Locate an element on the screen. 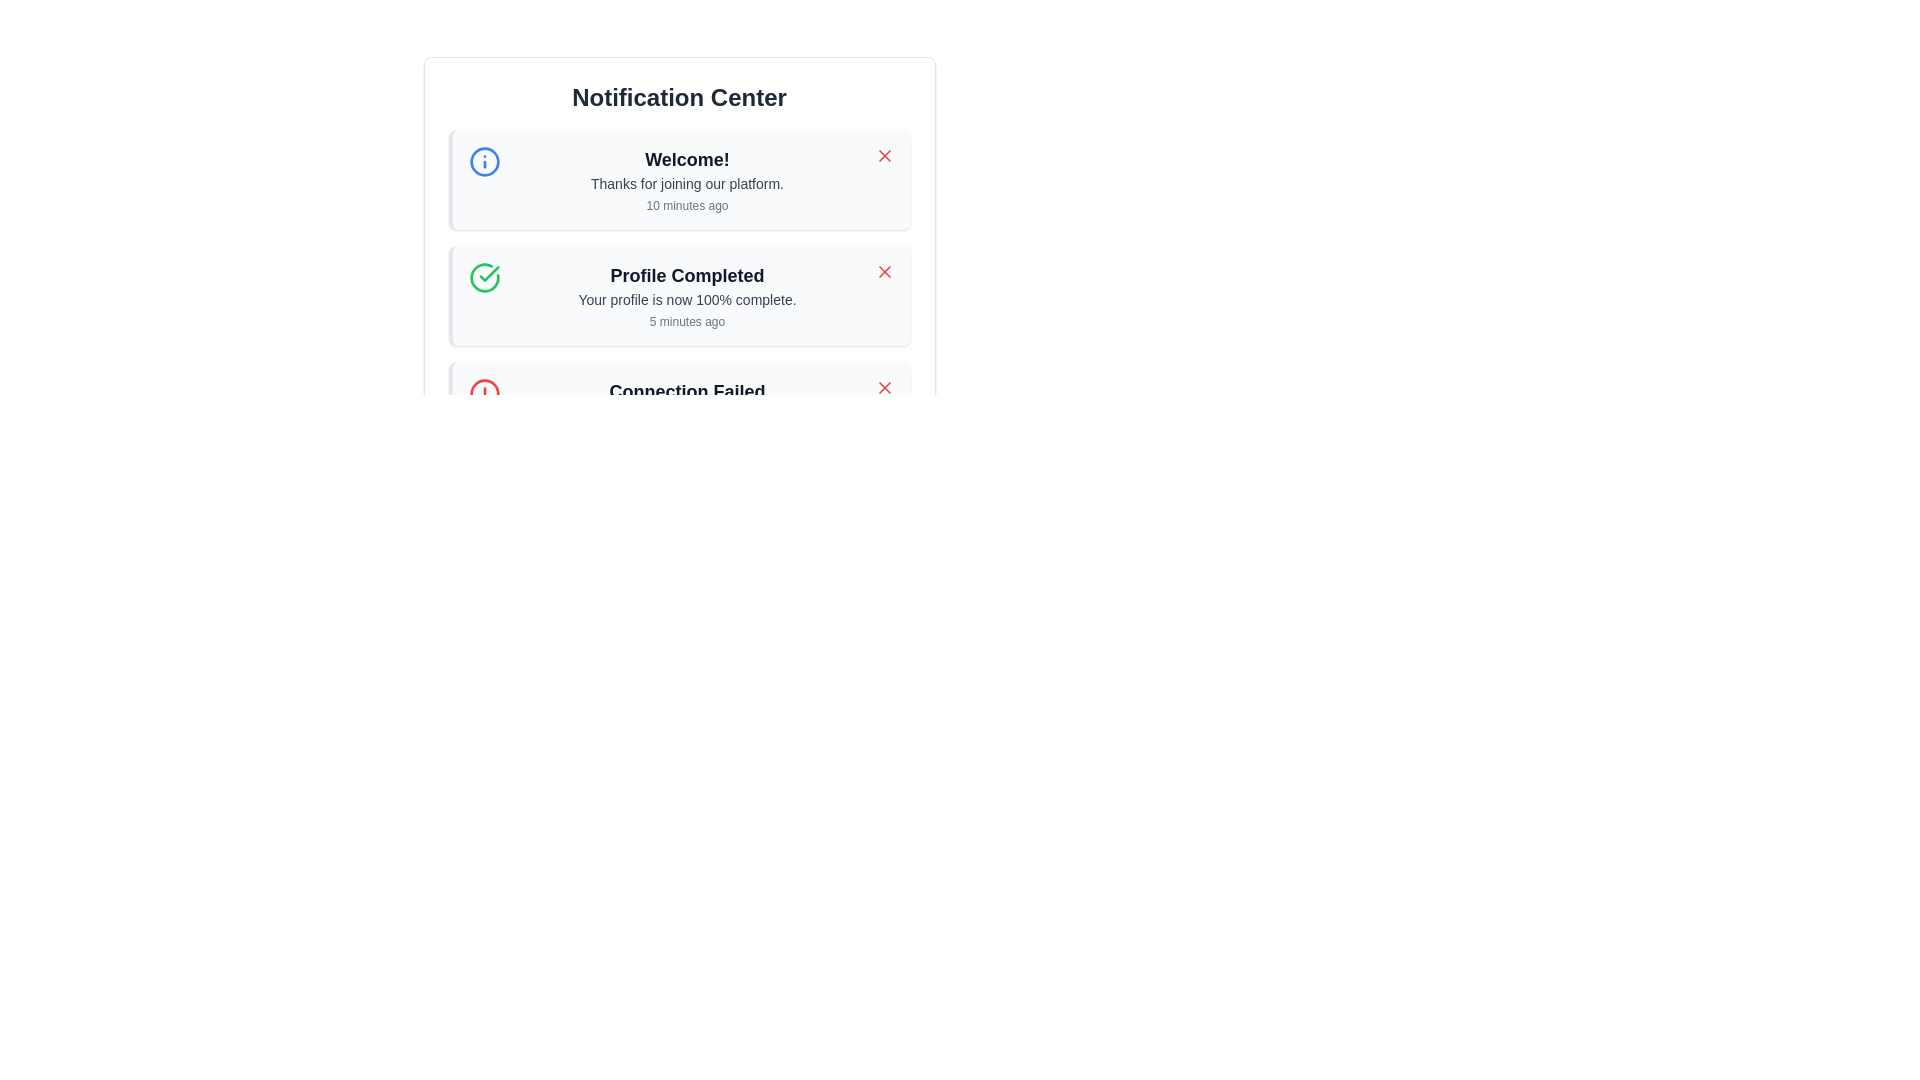 Image resolution: width=1920 pixels, height=1080 pixels. the 'Profile Completed' notification card located in the 'Notification Center', which features the title 'Profile Completed', a description 'Your profile is now 100% complete.', and a timestamp '5 minutes ago' is located at coordinates (679, 272).